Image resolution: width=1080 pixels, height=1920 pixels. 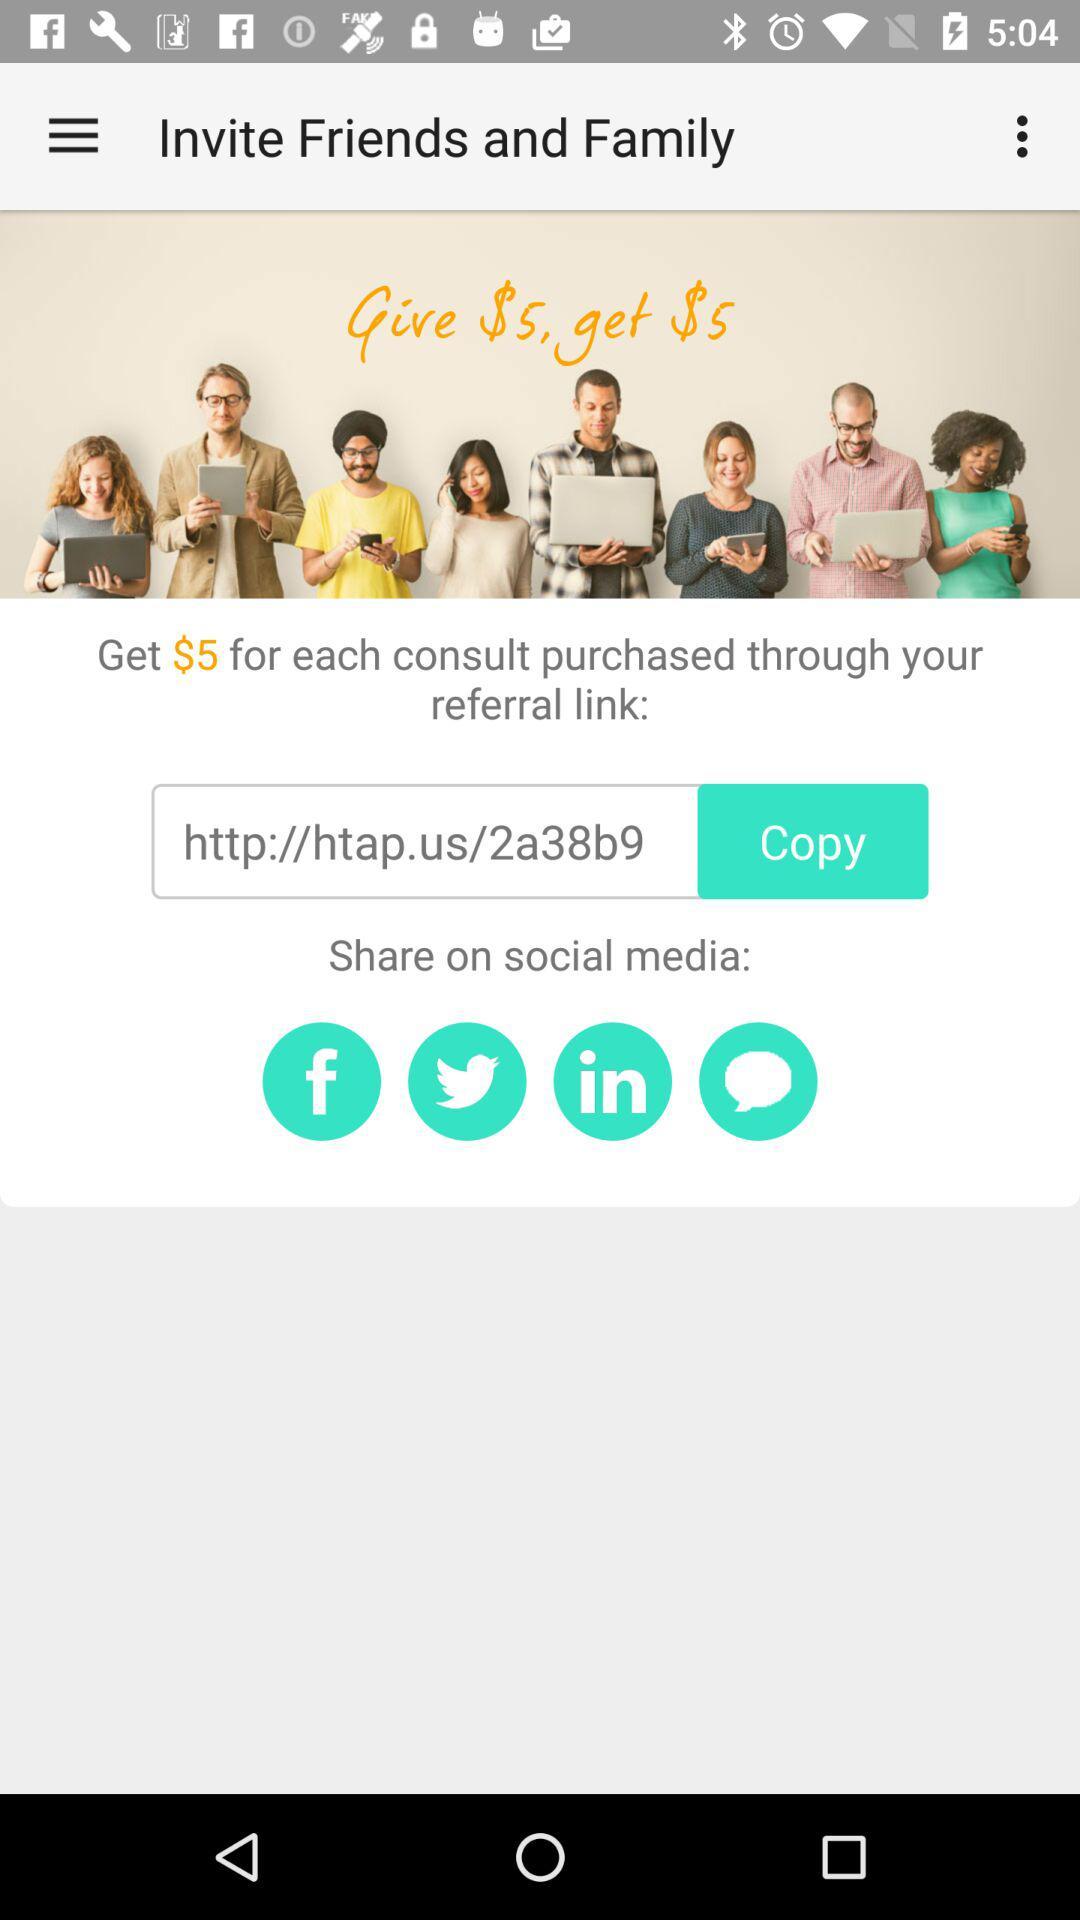 I want to click on the facebook icon, so click(x=320, y=1080).